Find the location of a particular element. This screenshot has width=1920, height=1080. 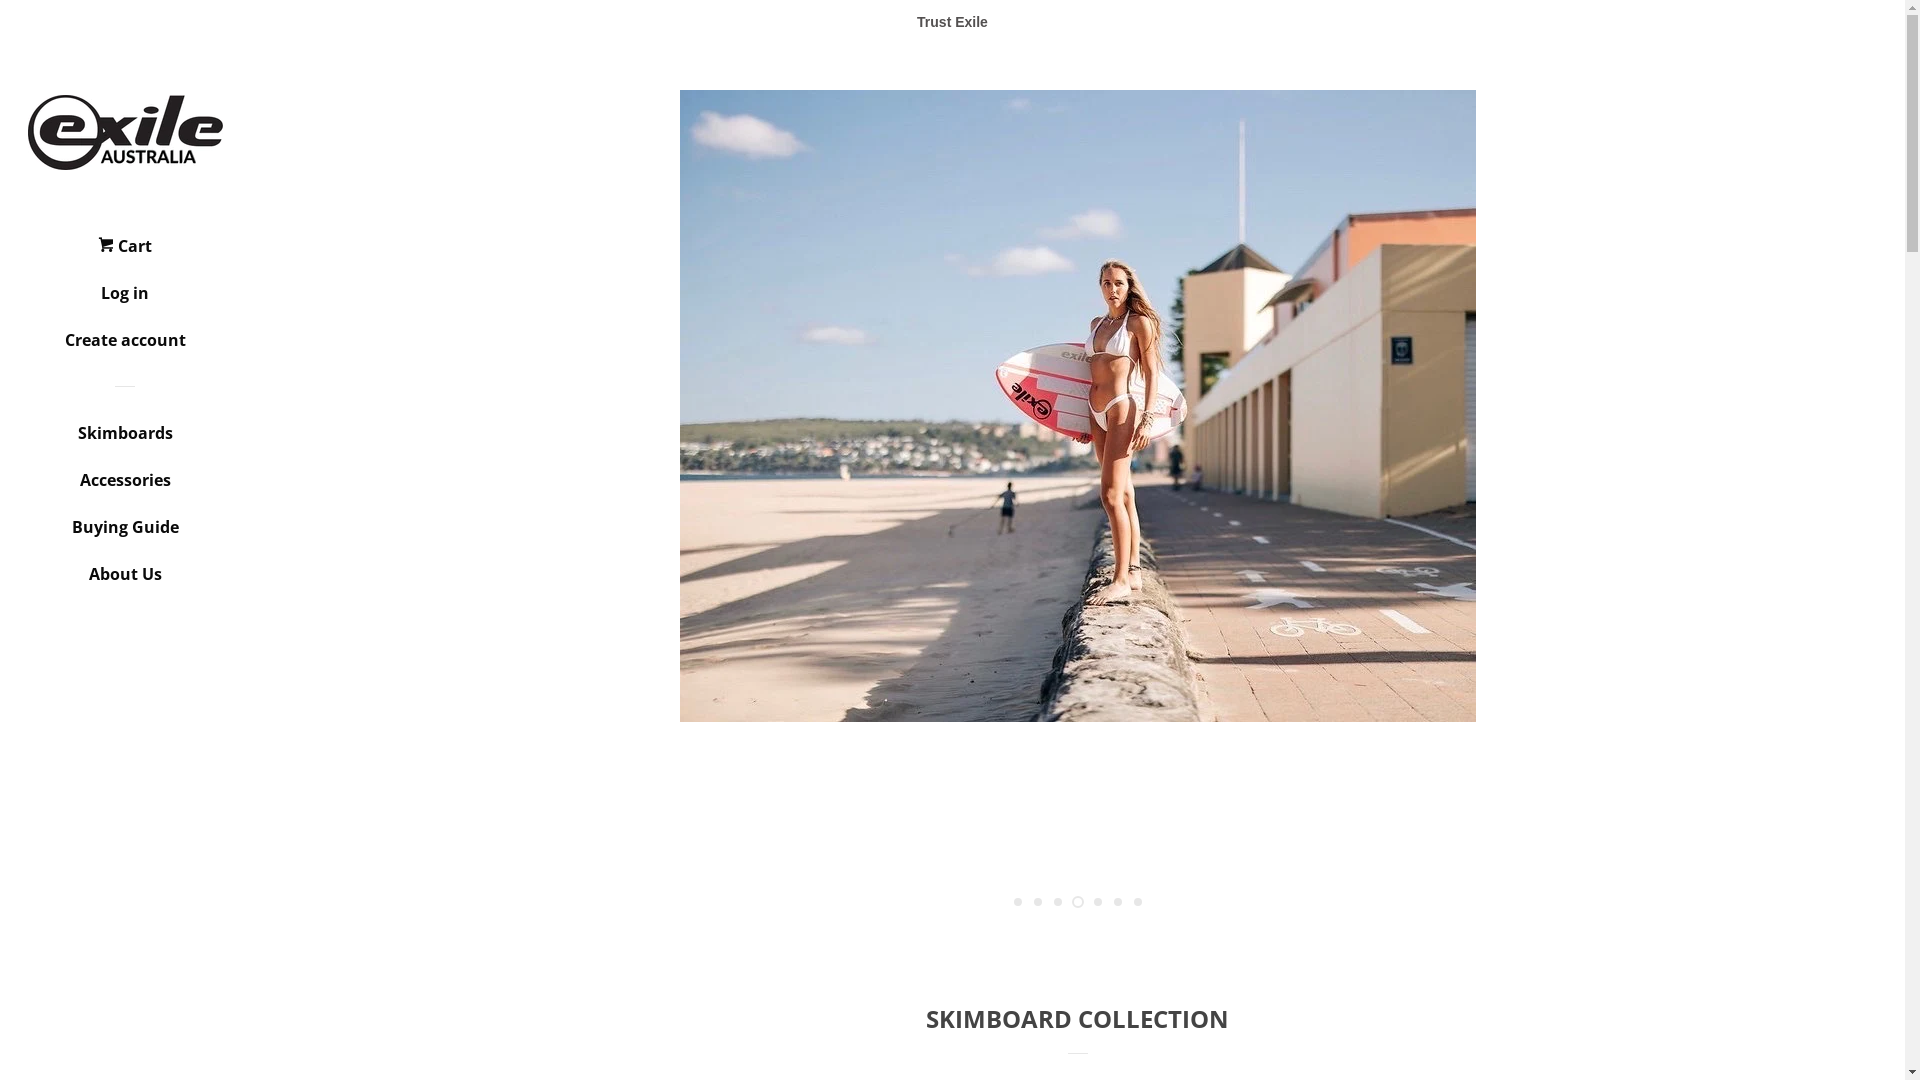

'Accessories' is located at coordinates (123, 487).